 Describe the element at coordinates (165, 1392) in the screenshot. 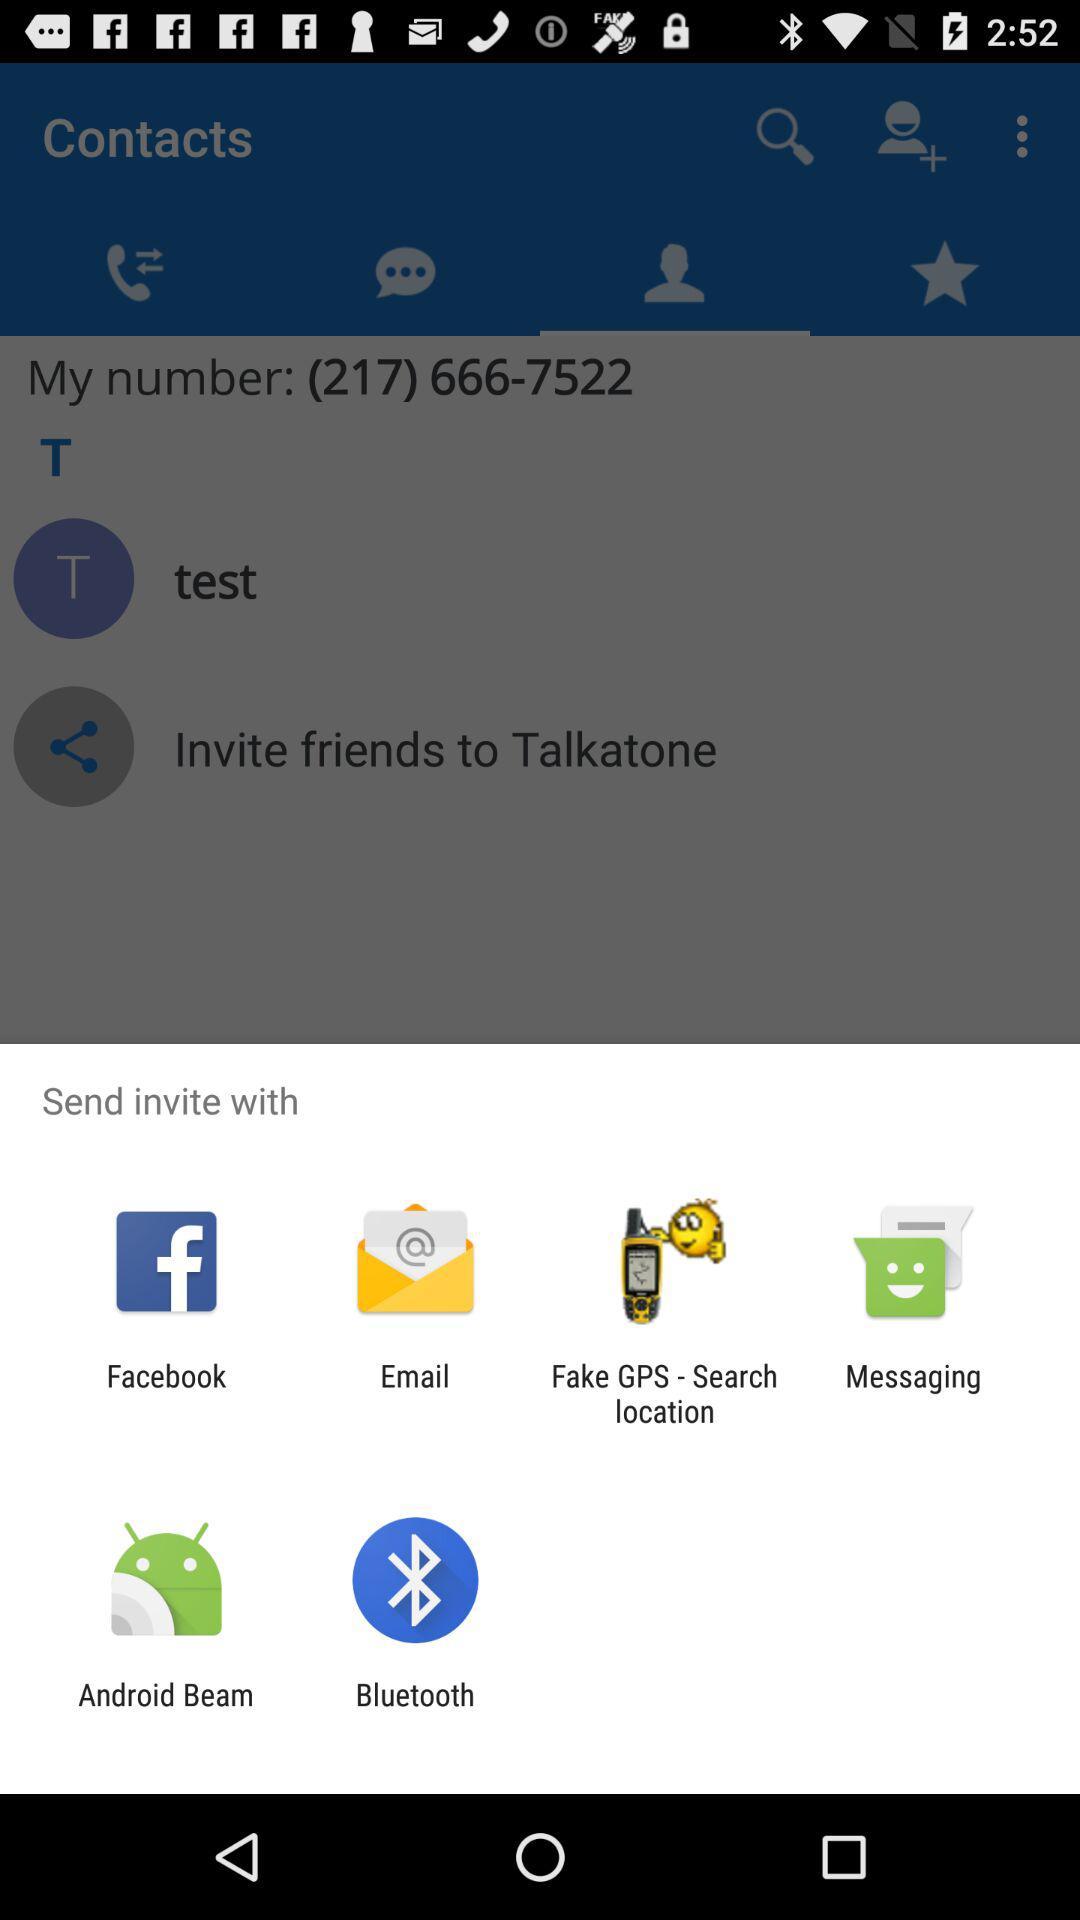

I see `item next to the email app` at that location.